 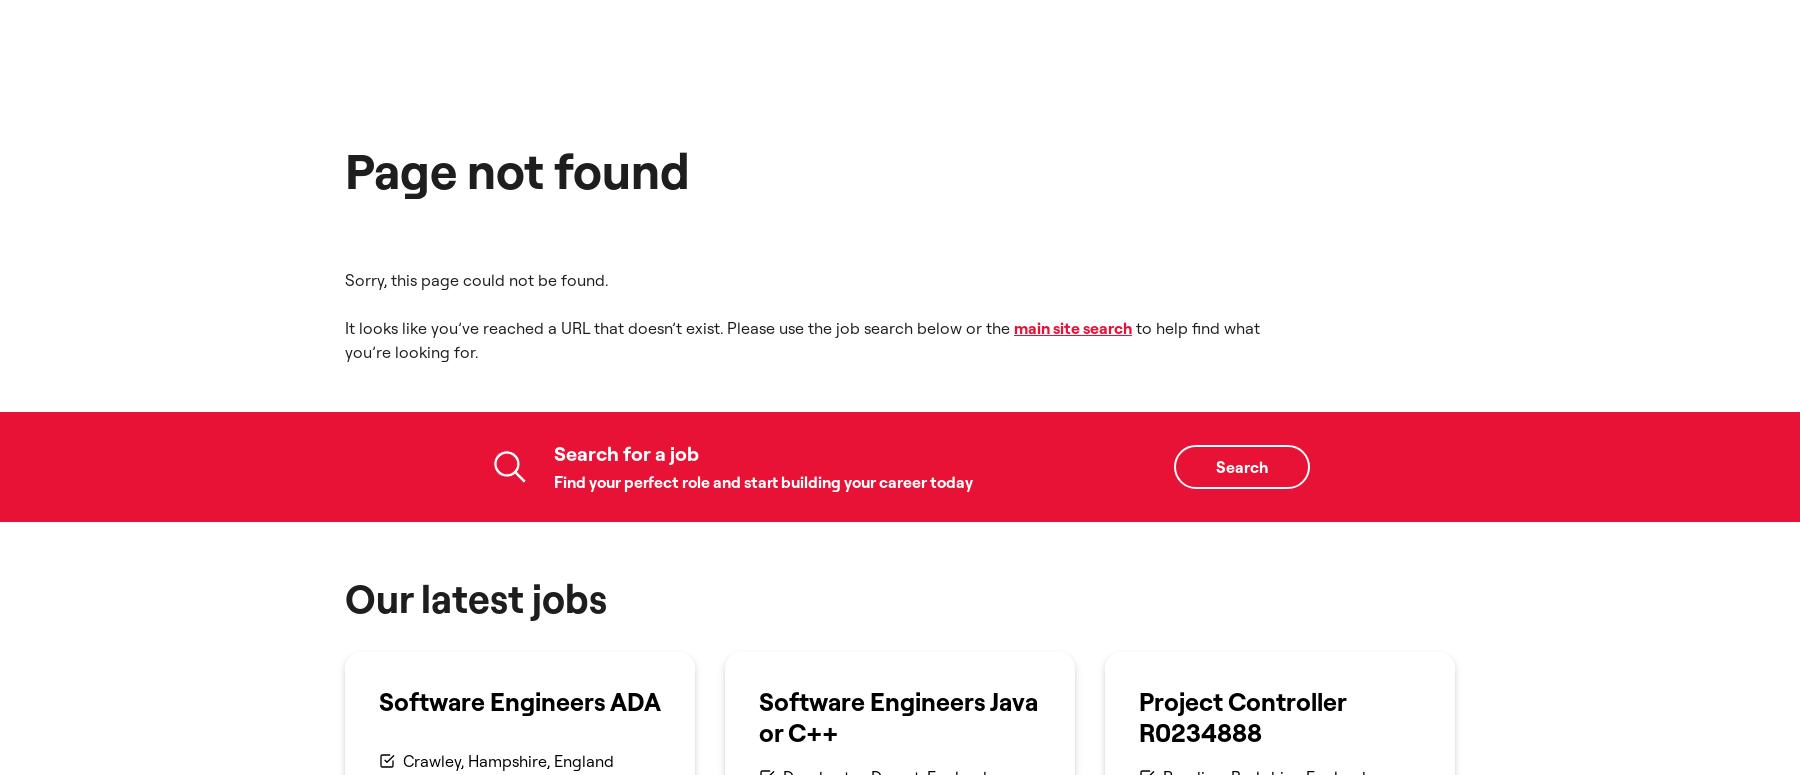 I want to click on 'Company details', so click(x=436, y=686).